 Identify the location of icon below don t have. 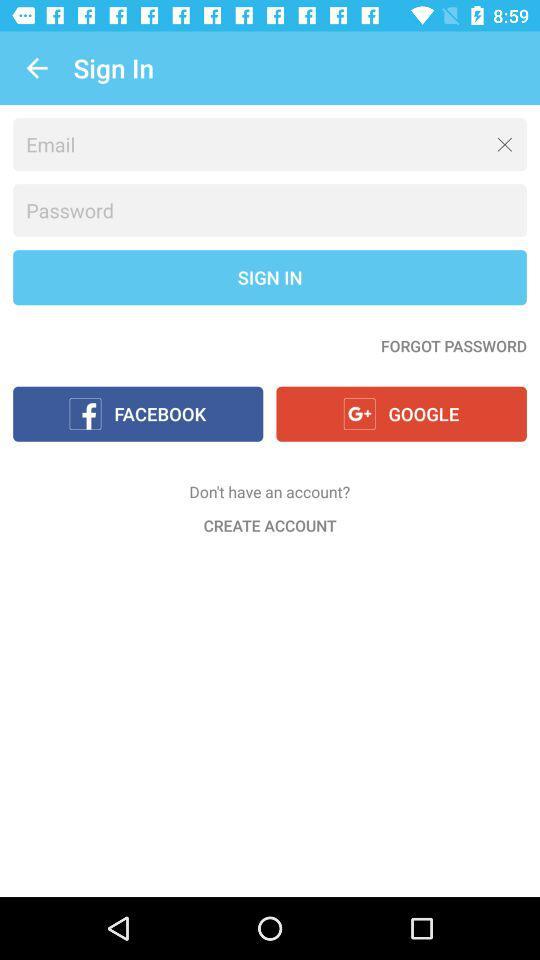
(270, 524).